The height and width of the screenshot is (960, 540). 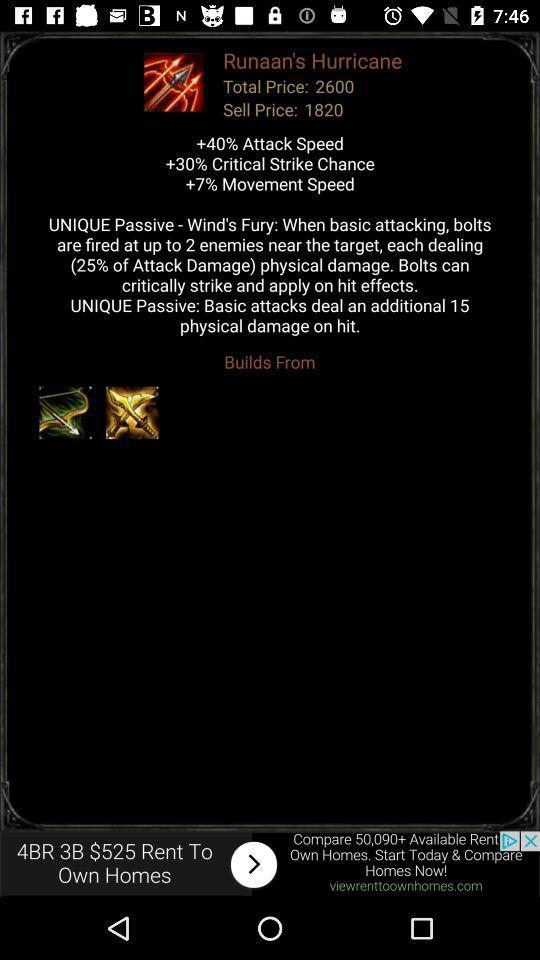 I want to click on share, so click(x=270, y=863).